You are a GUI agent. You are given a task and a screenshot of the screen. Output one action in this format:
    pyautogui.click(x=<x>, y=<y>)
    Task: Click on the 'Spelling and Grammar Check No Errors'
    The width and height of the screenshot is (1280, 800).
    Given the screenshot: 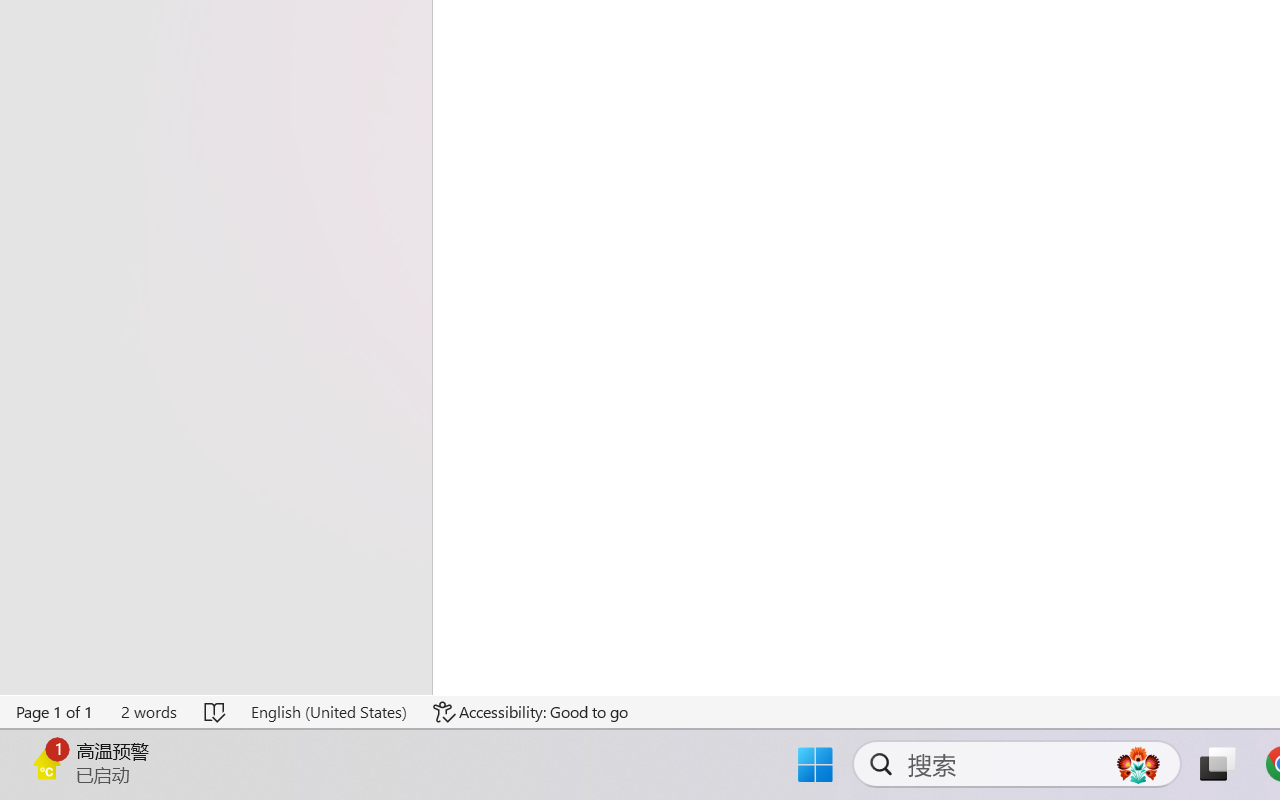 What is the action you would take?
    pyautogui.click(x=216, y=711)
    